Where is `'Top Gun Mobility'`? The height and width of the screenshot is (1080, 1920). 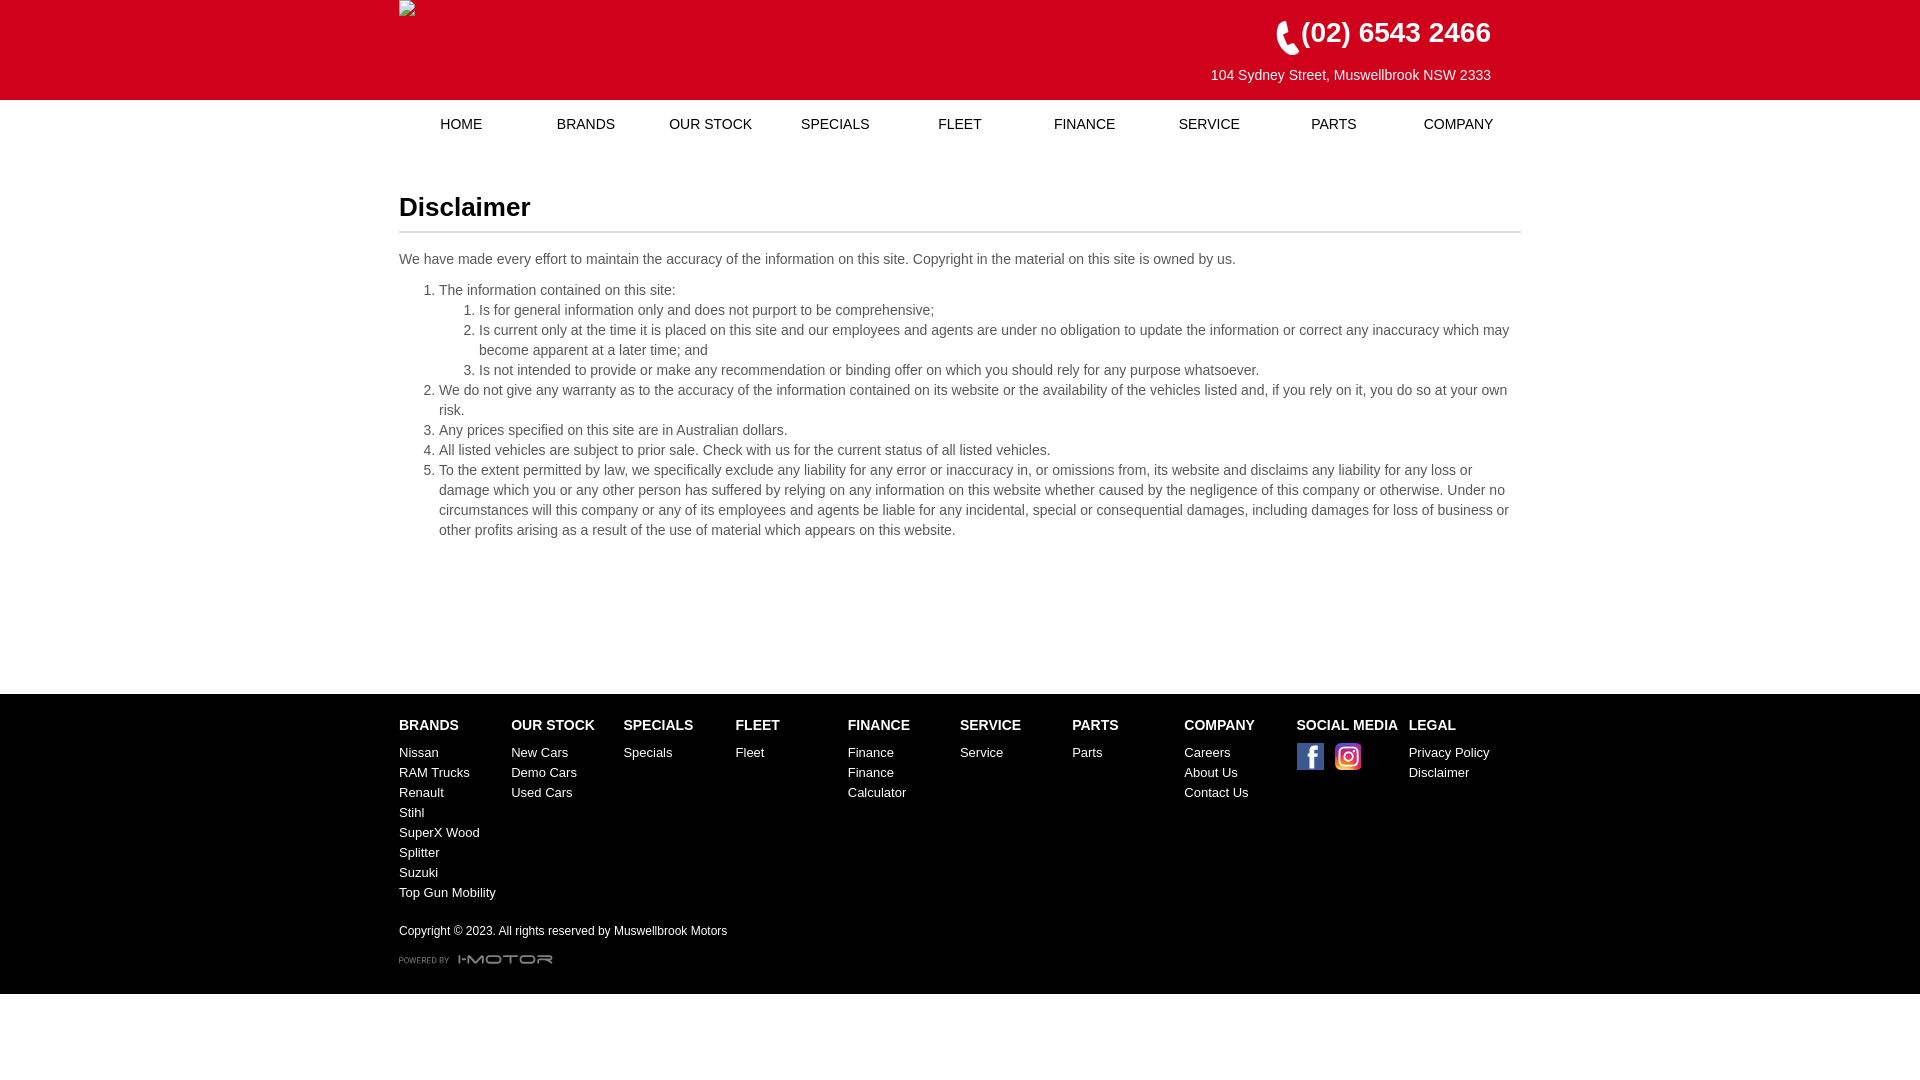 'Top Gun Mobility' is located at coordinates (450, 892).